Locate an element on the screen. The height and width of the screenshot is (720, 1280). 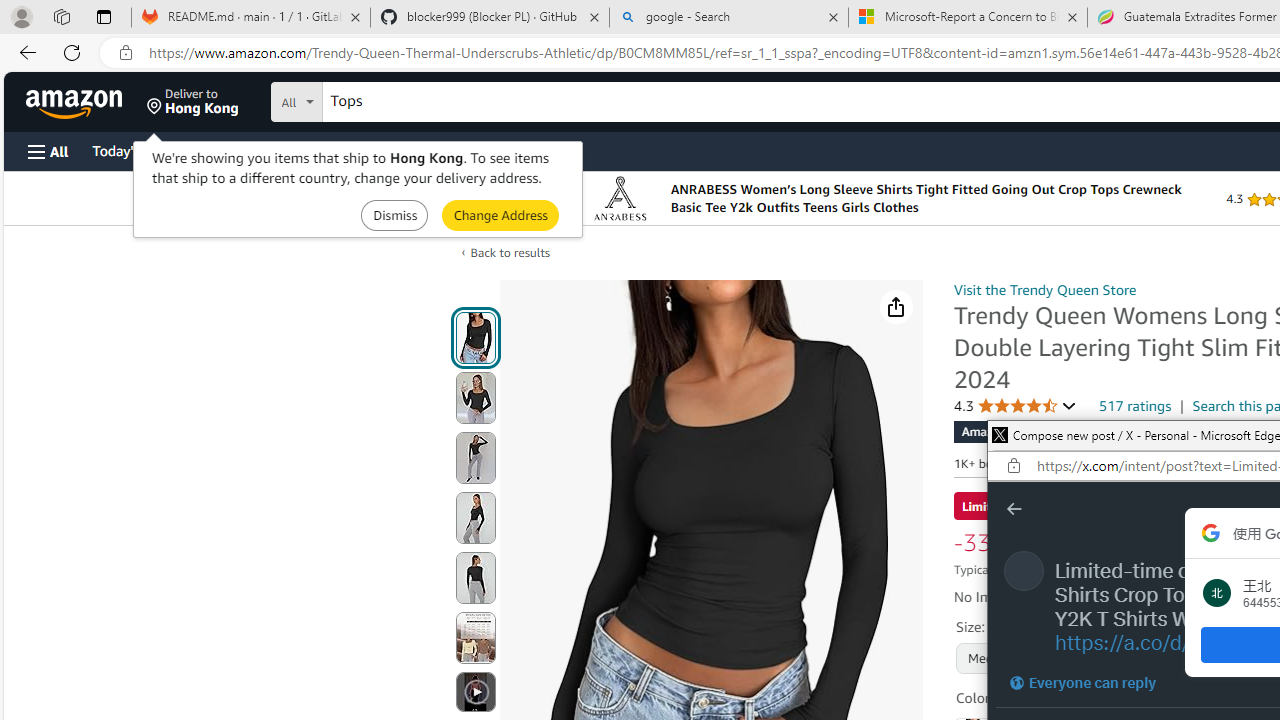
'google - Search' is located at coordinates (728, 17).